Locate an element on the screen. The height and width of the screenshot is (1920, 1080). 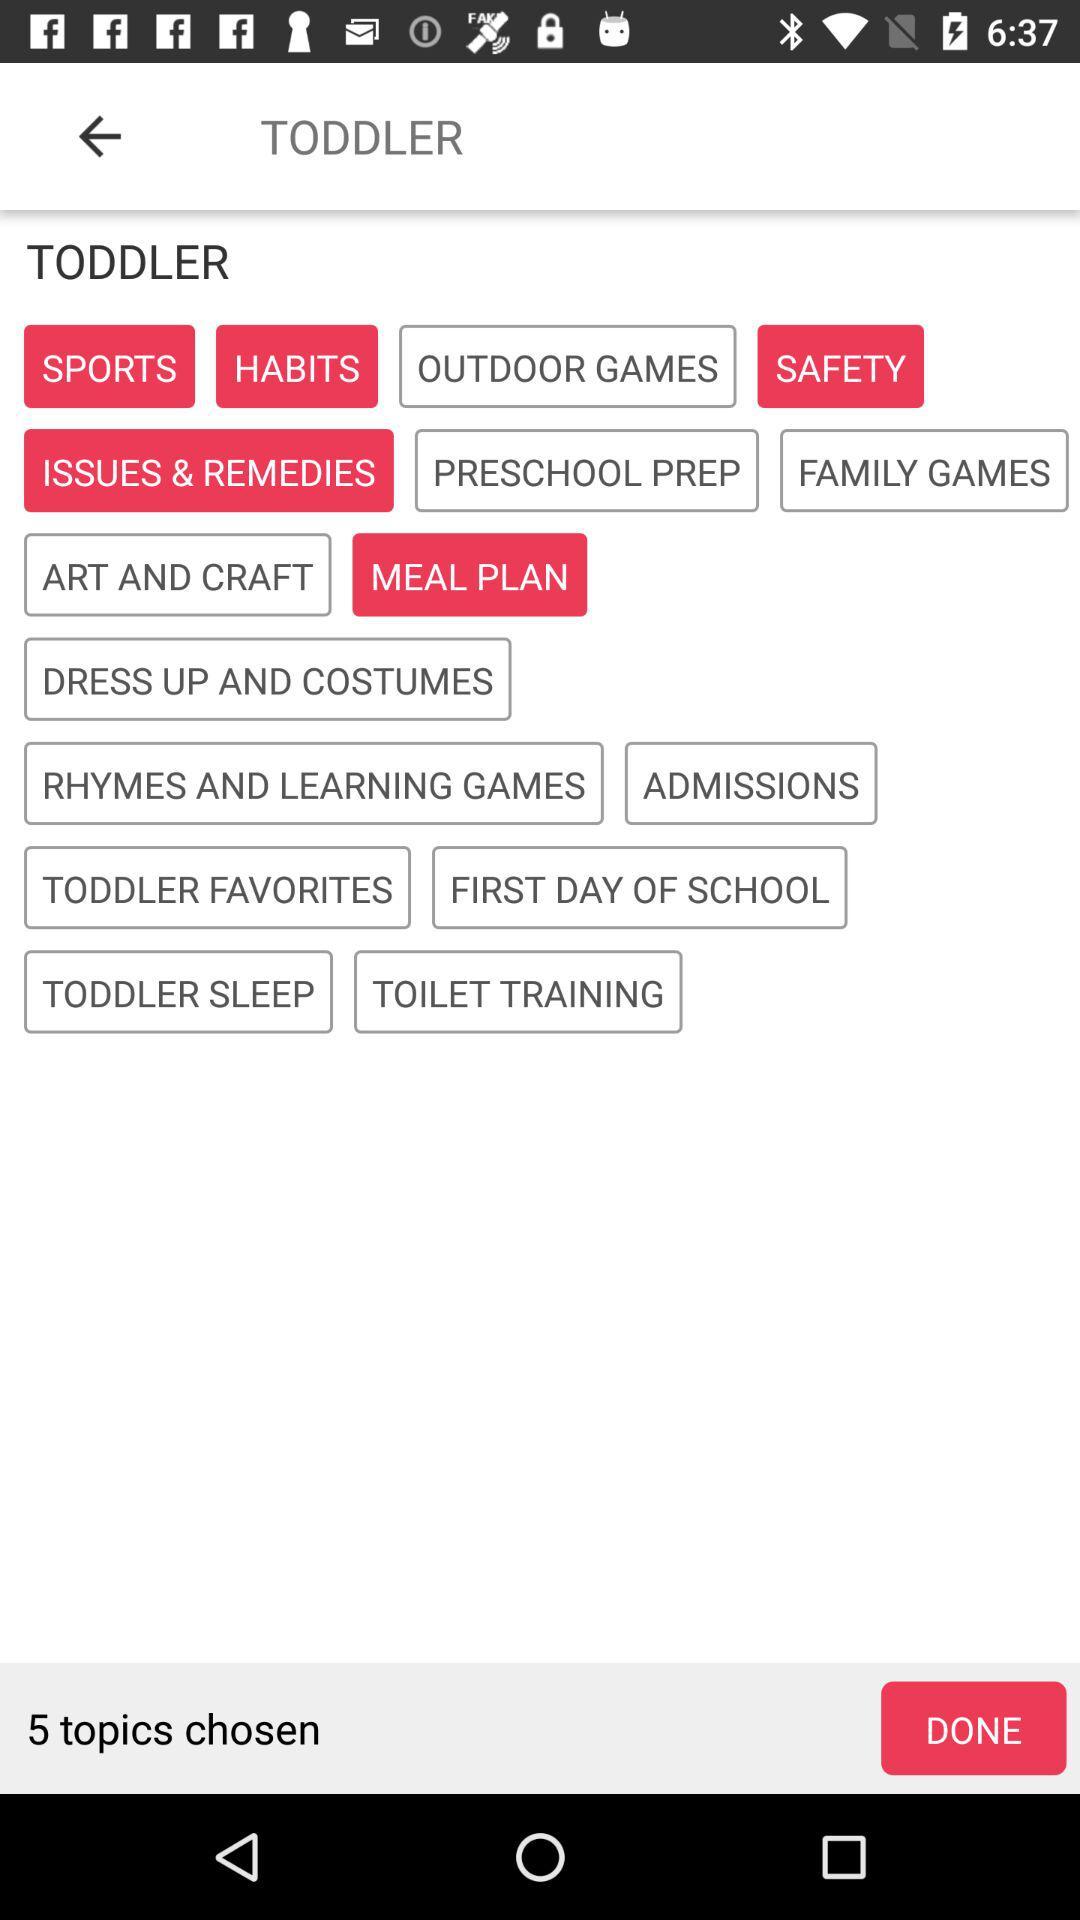
the button habits on the web page is located at coordinates (297, 366).